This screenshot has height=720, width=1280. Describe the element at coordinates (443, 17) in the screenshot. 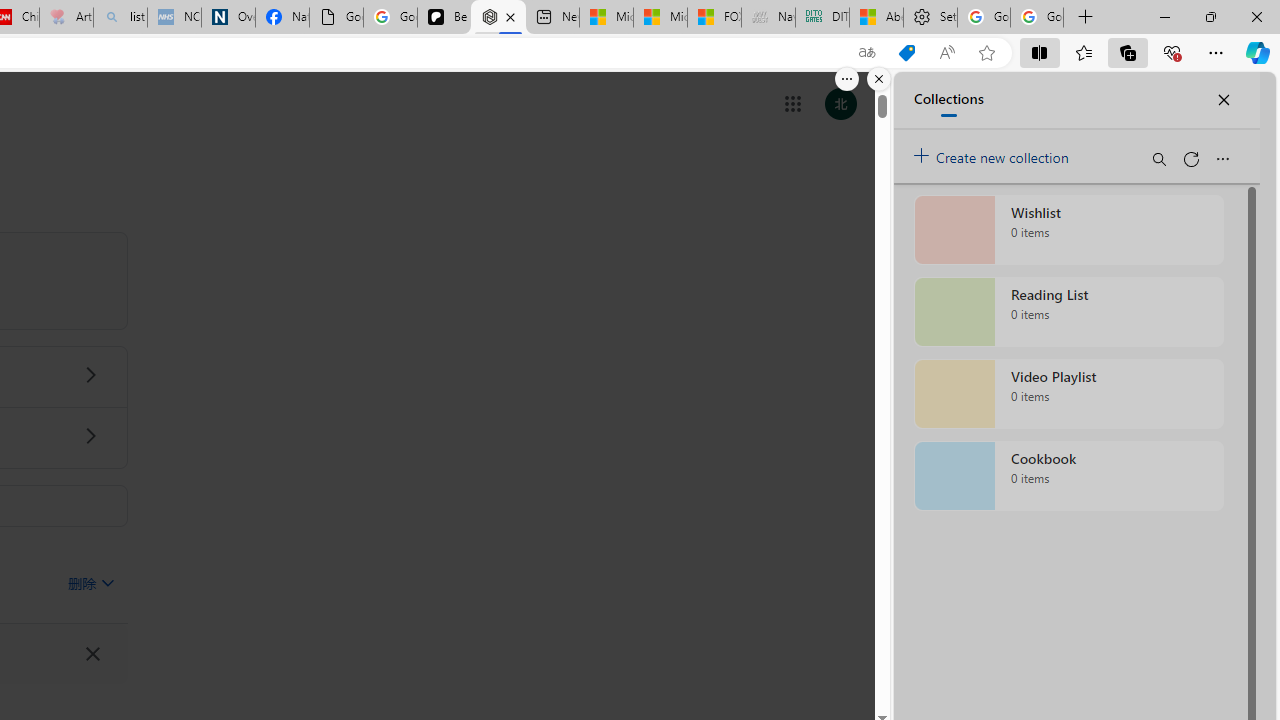

I see `'Be Smart | creating Science videos | Patreon'` at that location.